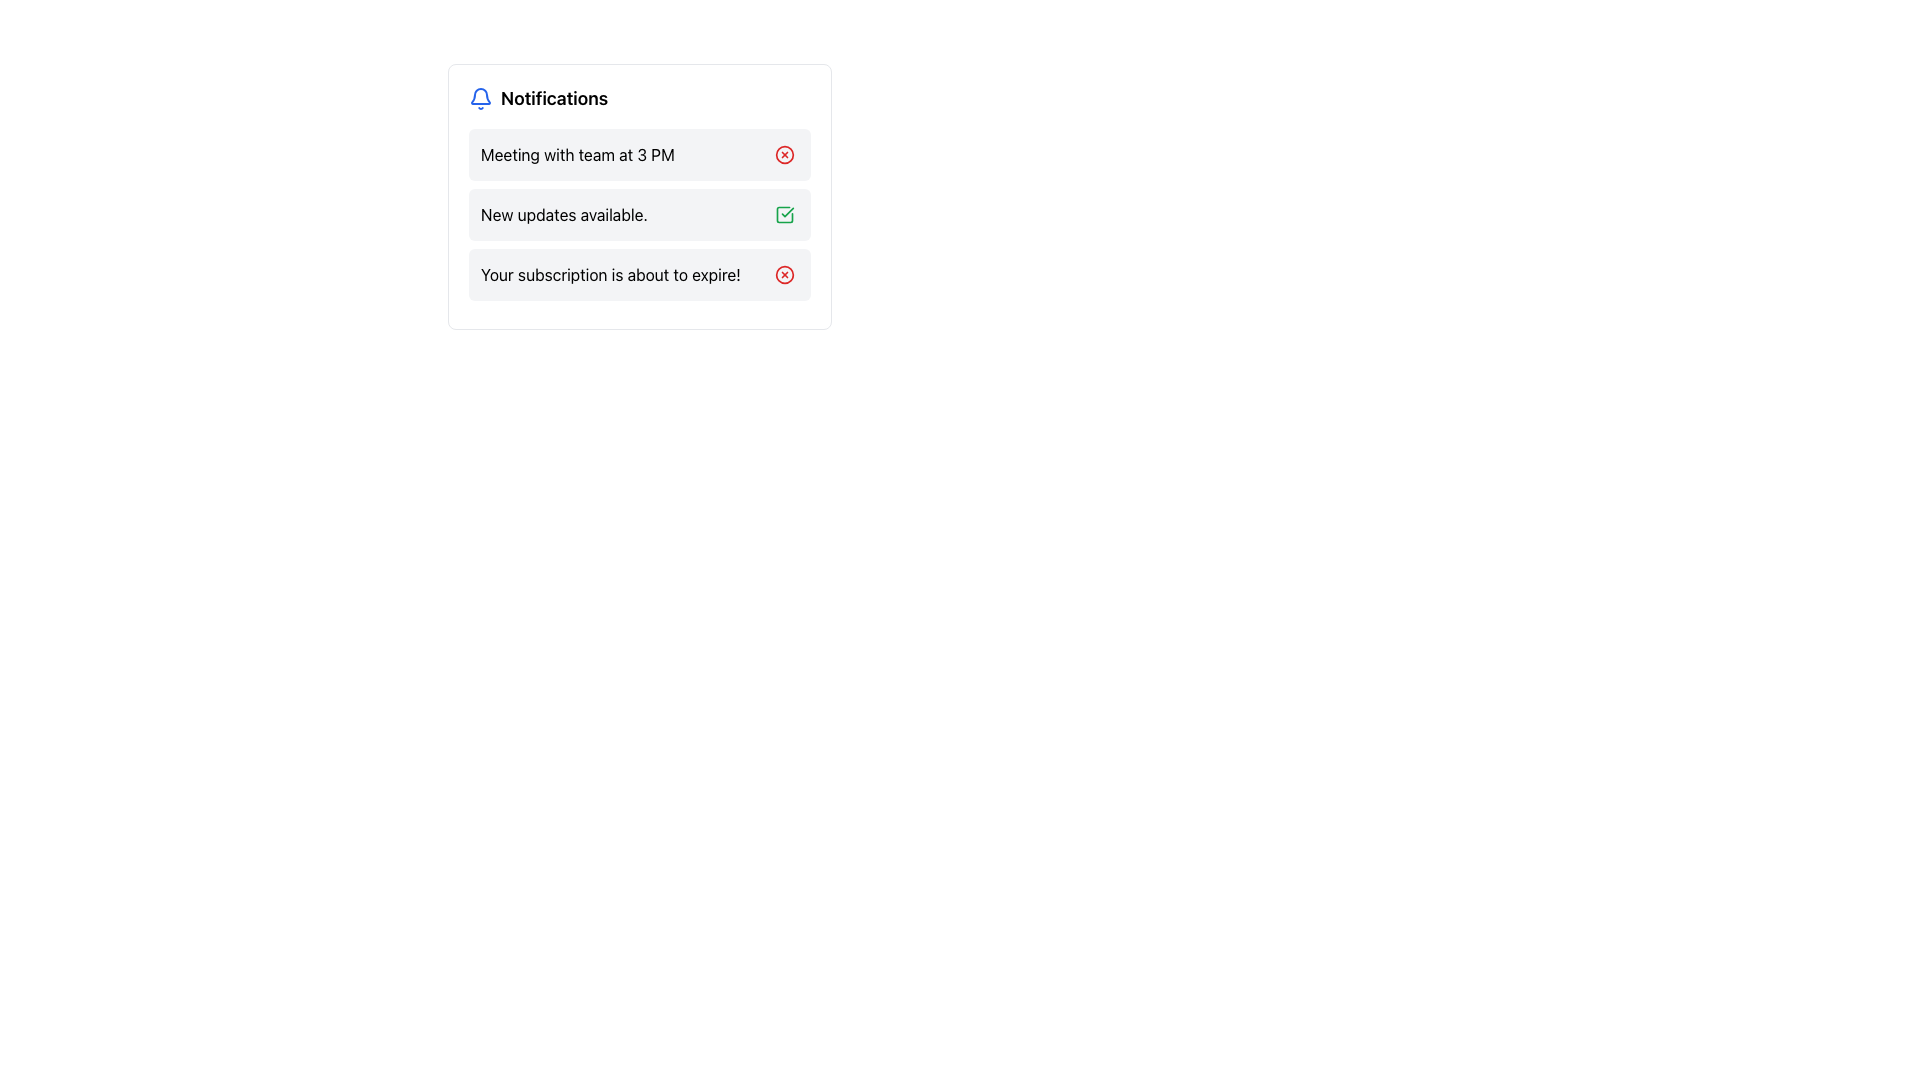 This screenshot has height=1080, width=1920. What do you see at coordinates (480, 99) in the screenshot?
I see `the bell icon located at the top-left of the notification panel, which serves as a visual indicator for notifications` at bounding box center [480, 99].